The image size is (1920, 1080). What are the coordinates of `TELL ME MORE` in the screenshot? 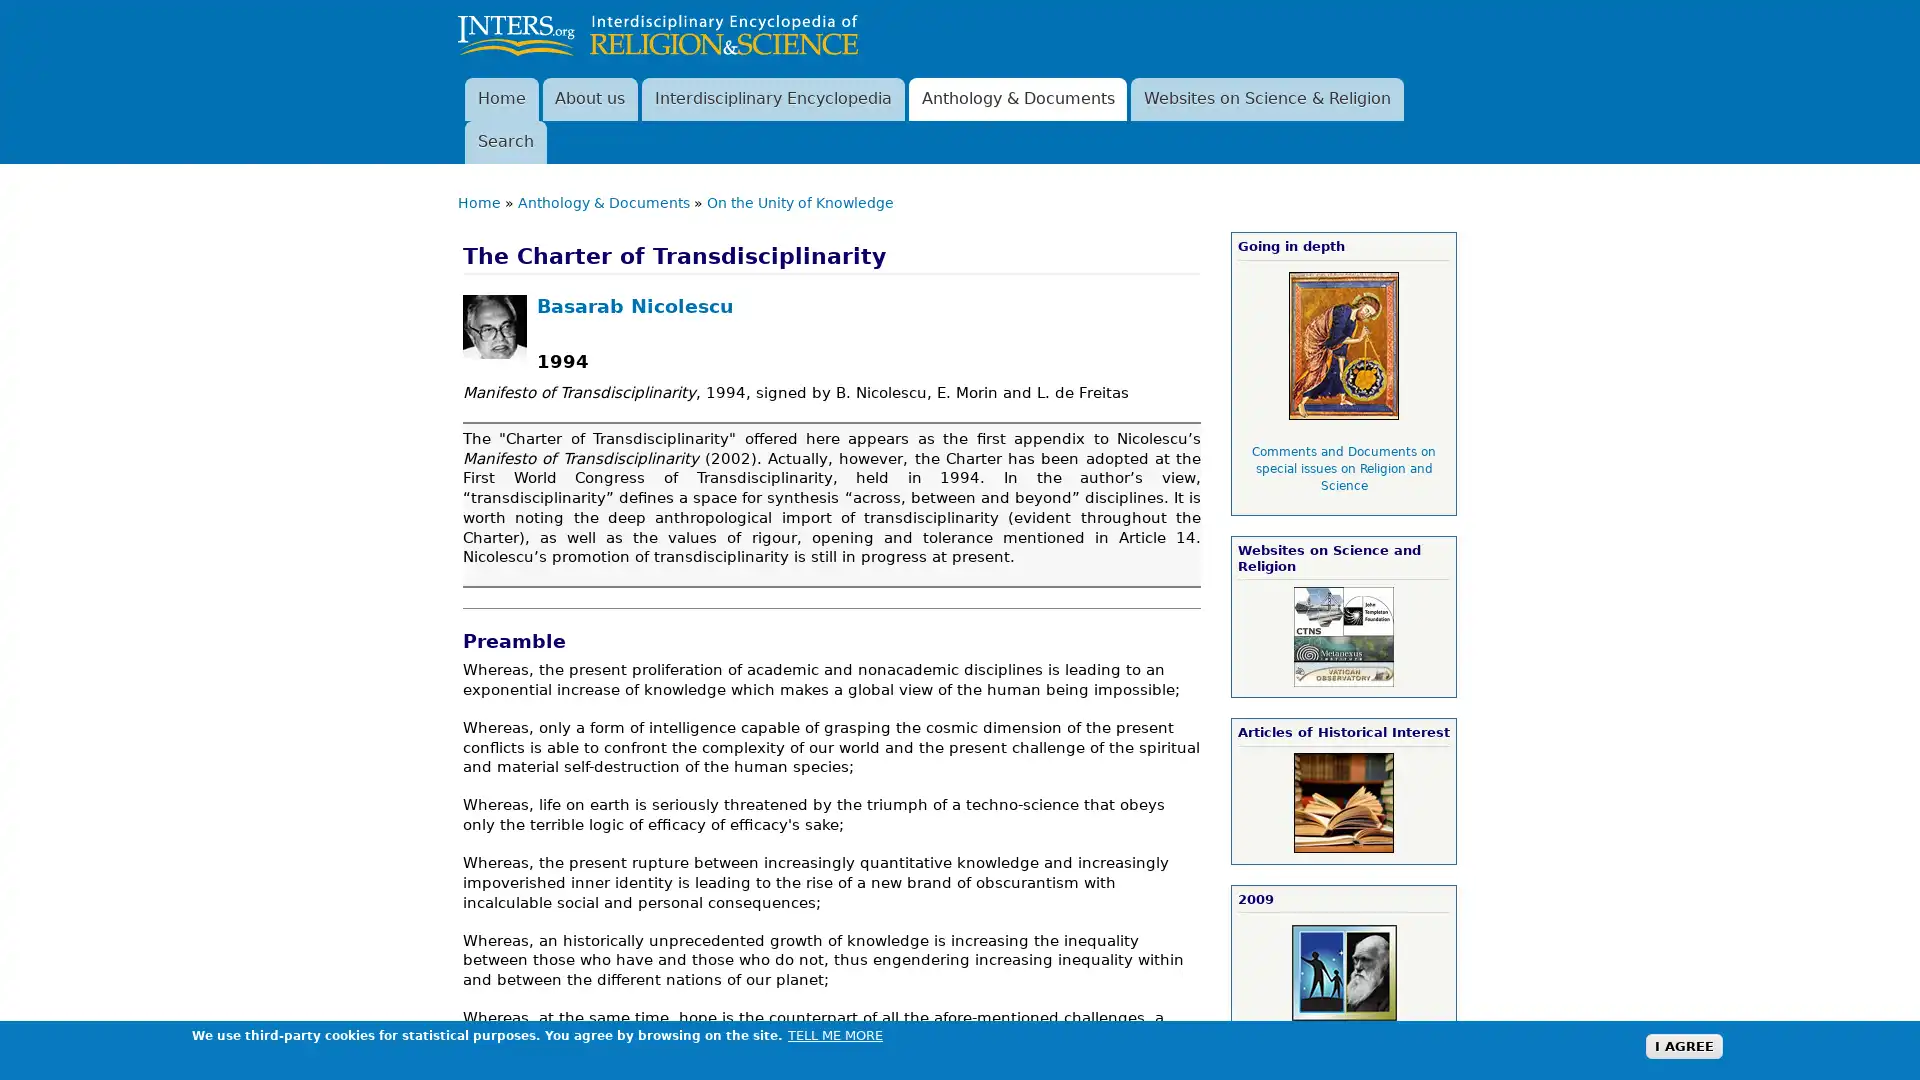 It's located at (835, 1034).